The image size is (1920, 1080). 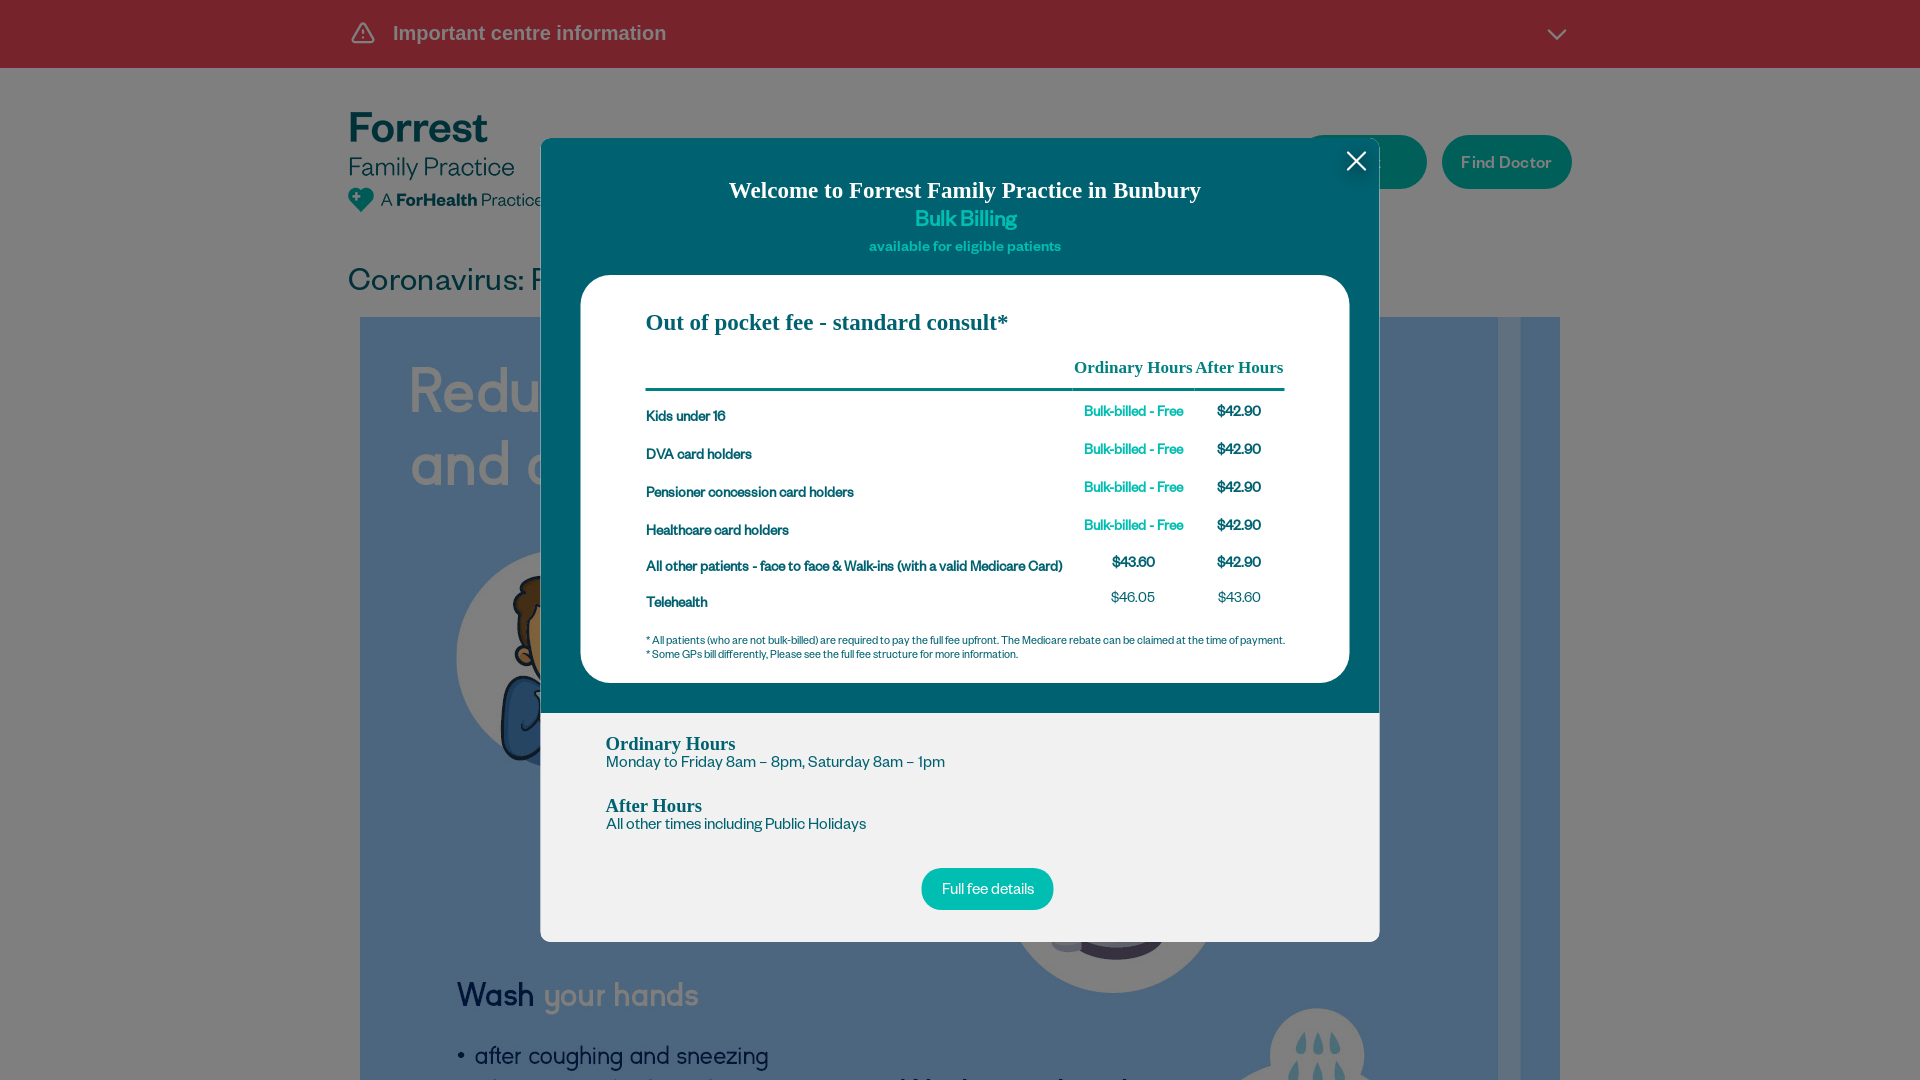 What do you see at coordinates (988, 887) in the screenshot?
I see `'Full fee details'` at bounding box center [988, 887].